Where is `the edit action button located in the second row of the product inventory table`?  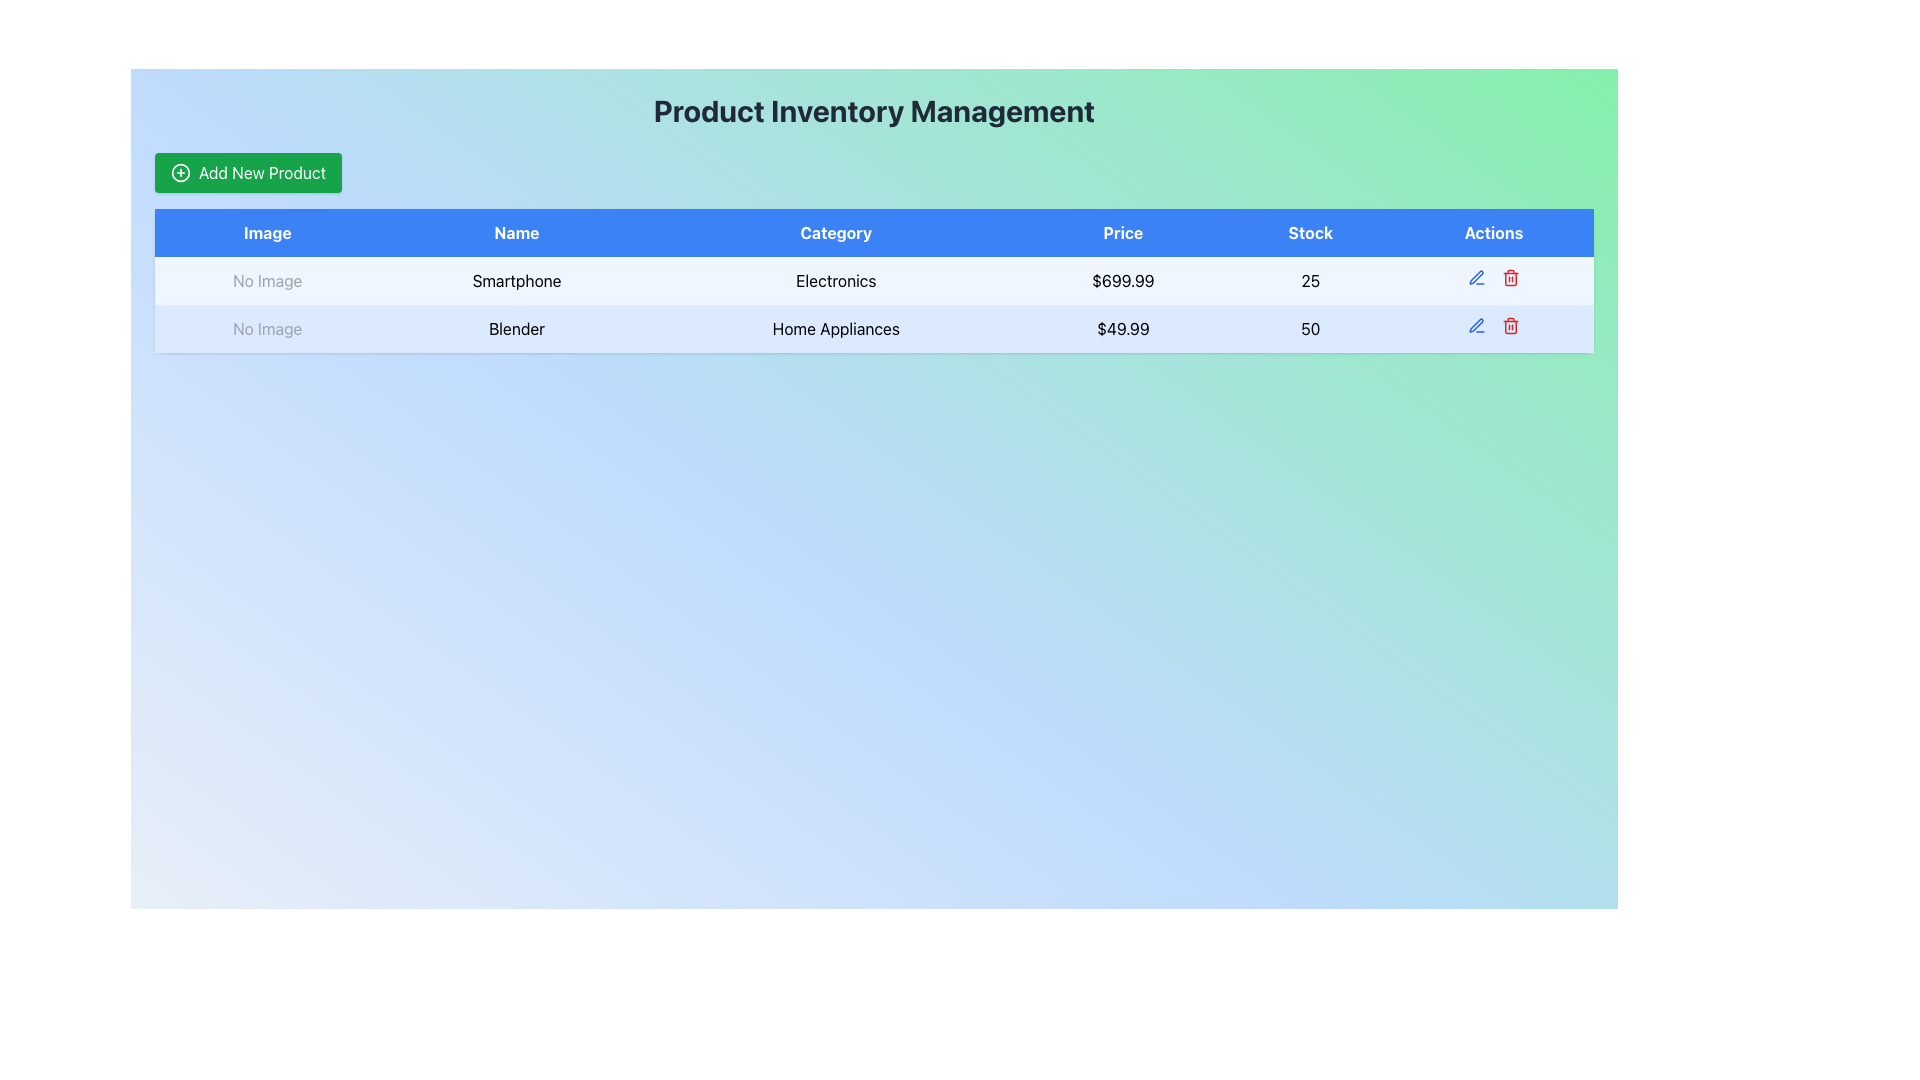 the edit action button located in the second row of the product inventory table is located at coordinates (1476, 277).